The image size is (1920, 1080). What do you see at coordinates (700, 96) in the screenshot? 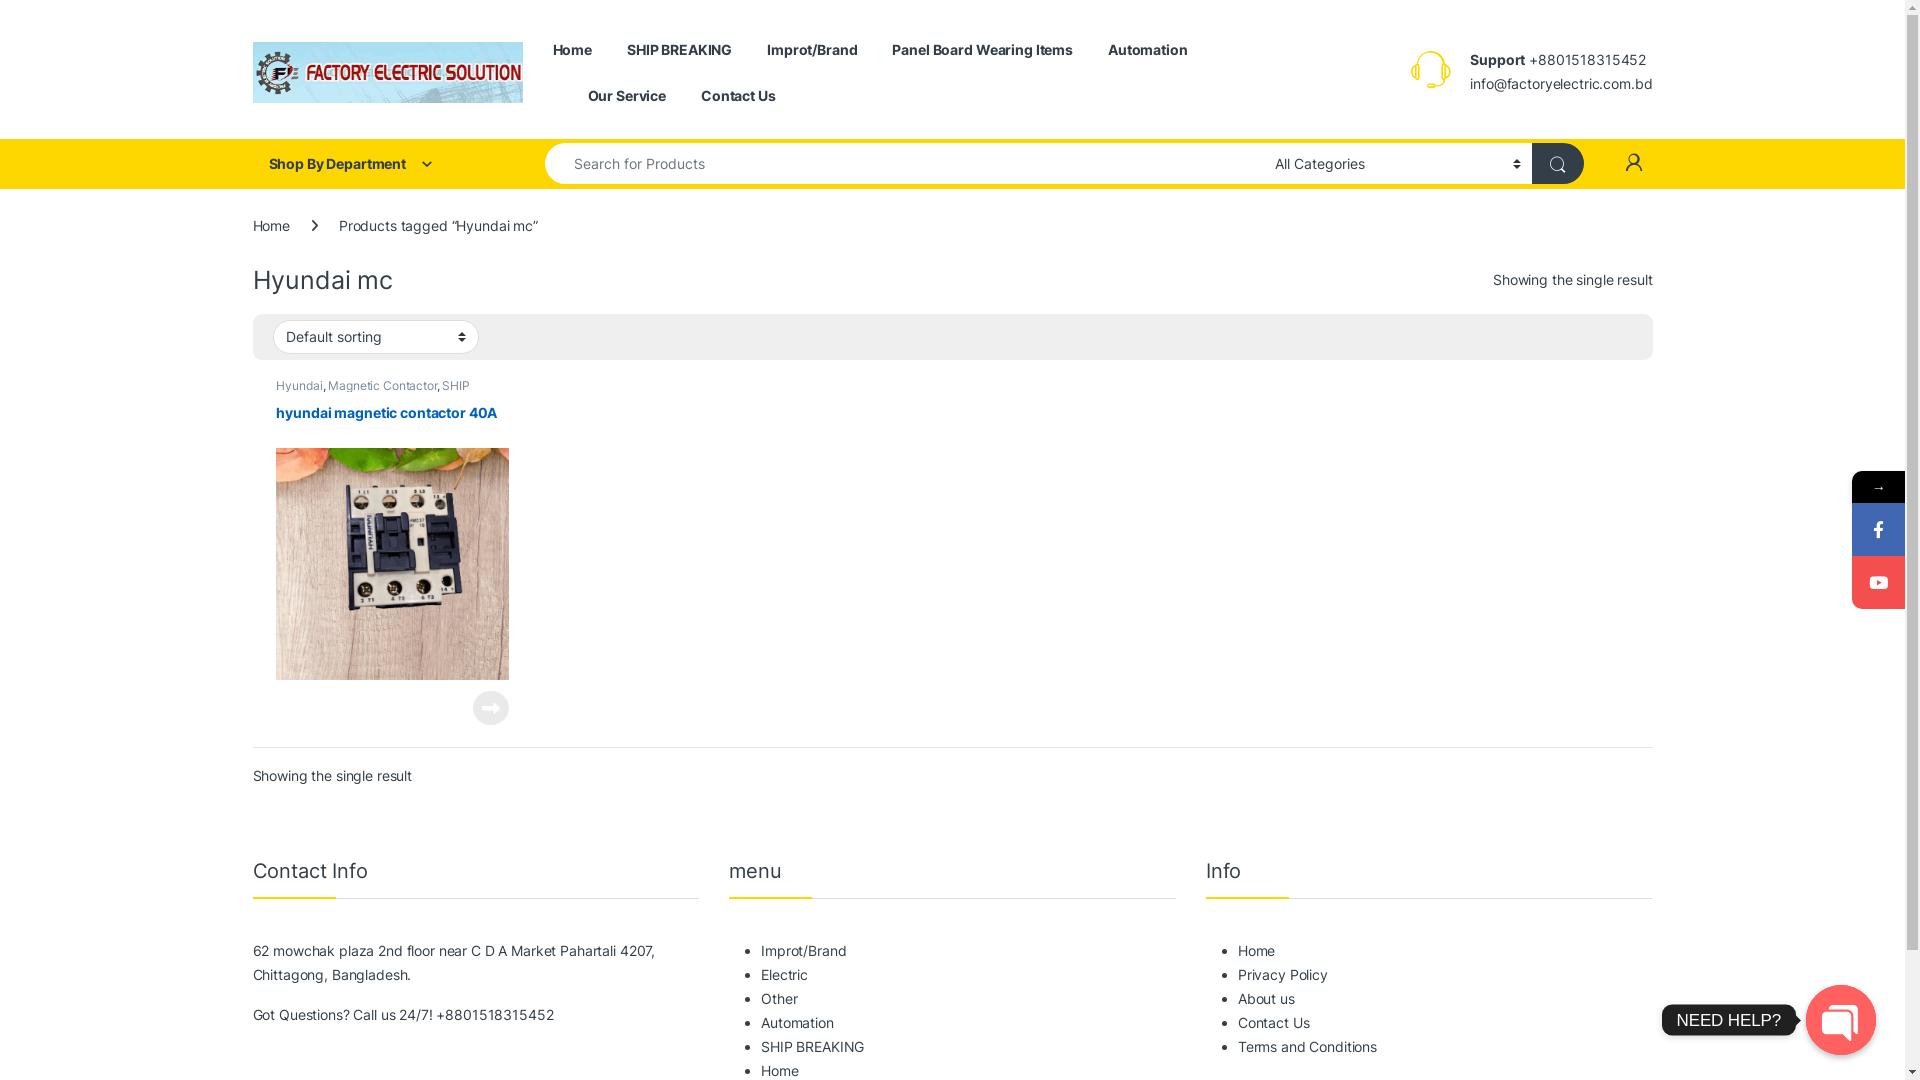
I see `'Contact Us'` at bounding box center [700, 96].